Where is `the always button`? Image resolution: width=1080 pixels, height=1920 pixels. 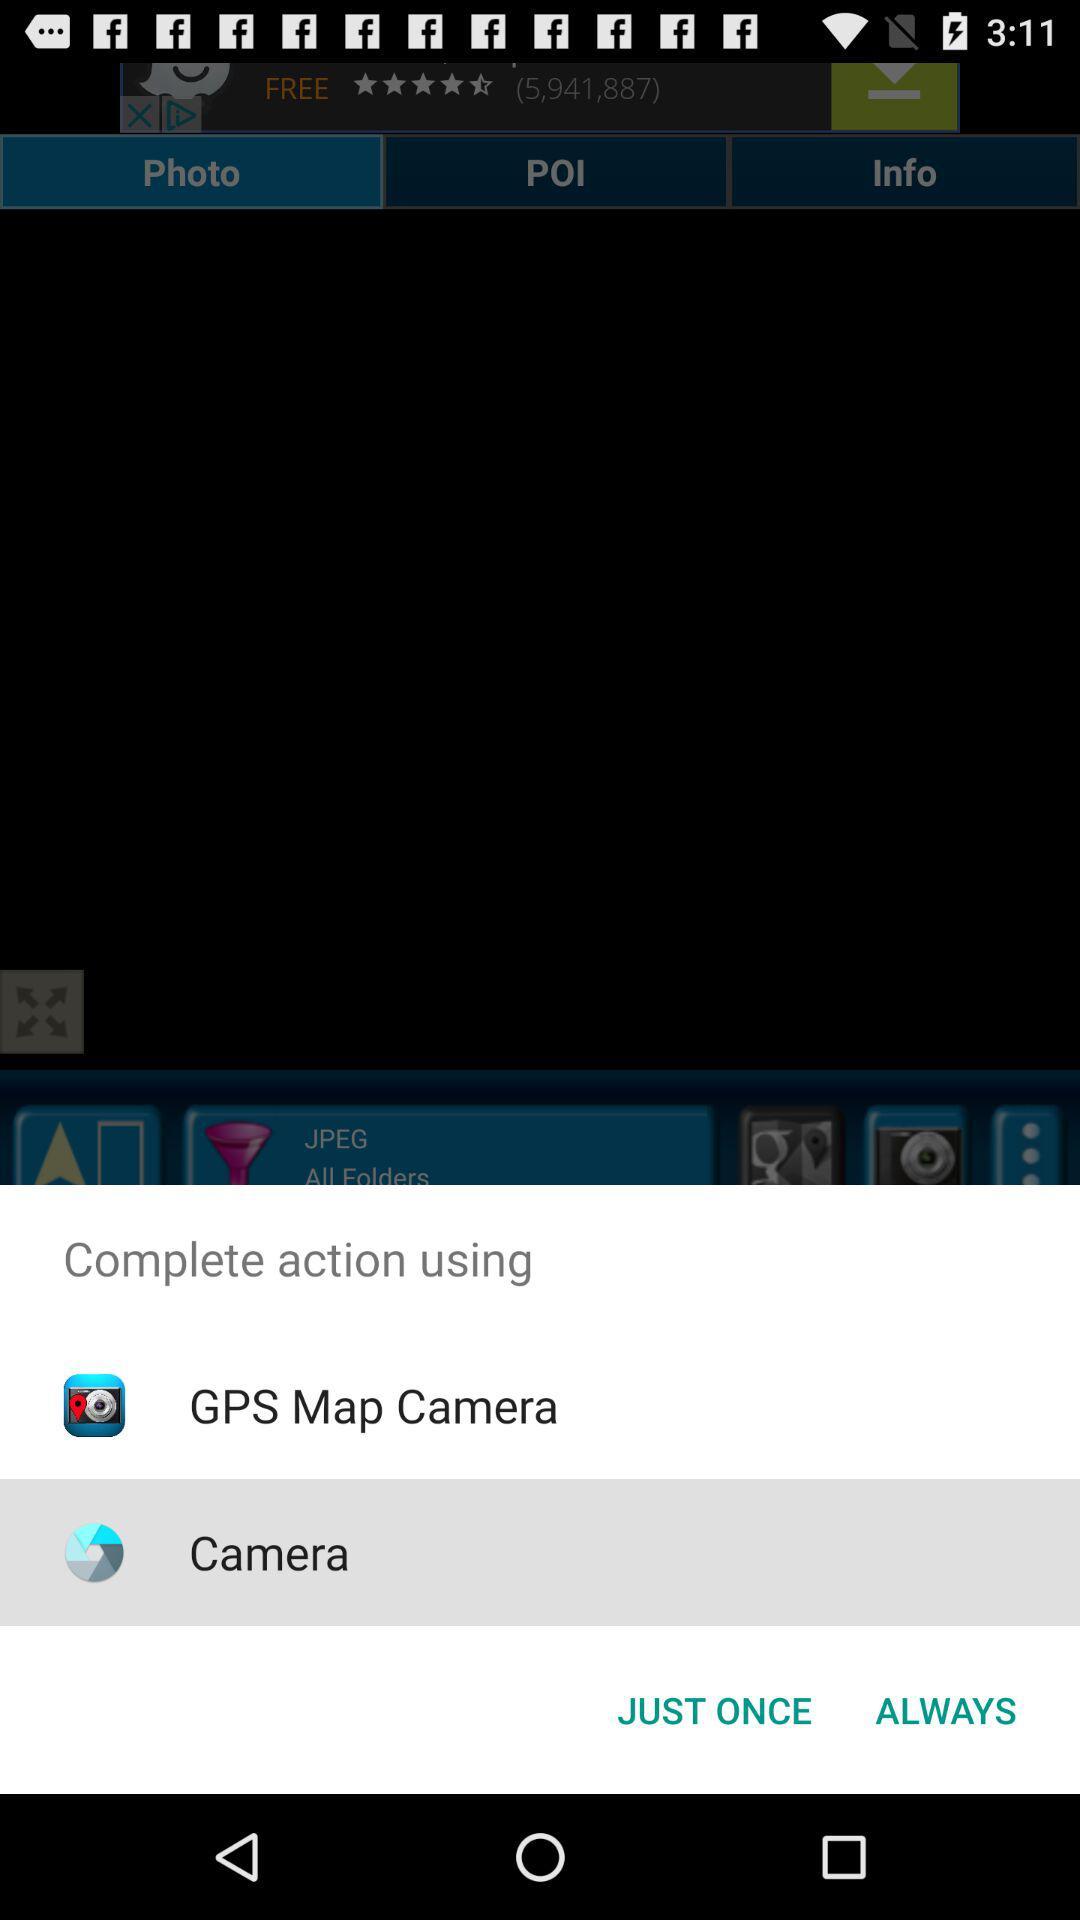 the always button is located at coordinates (945, 1708).